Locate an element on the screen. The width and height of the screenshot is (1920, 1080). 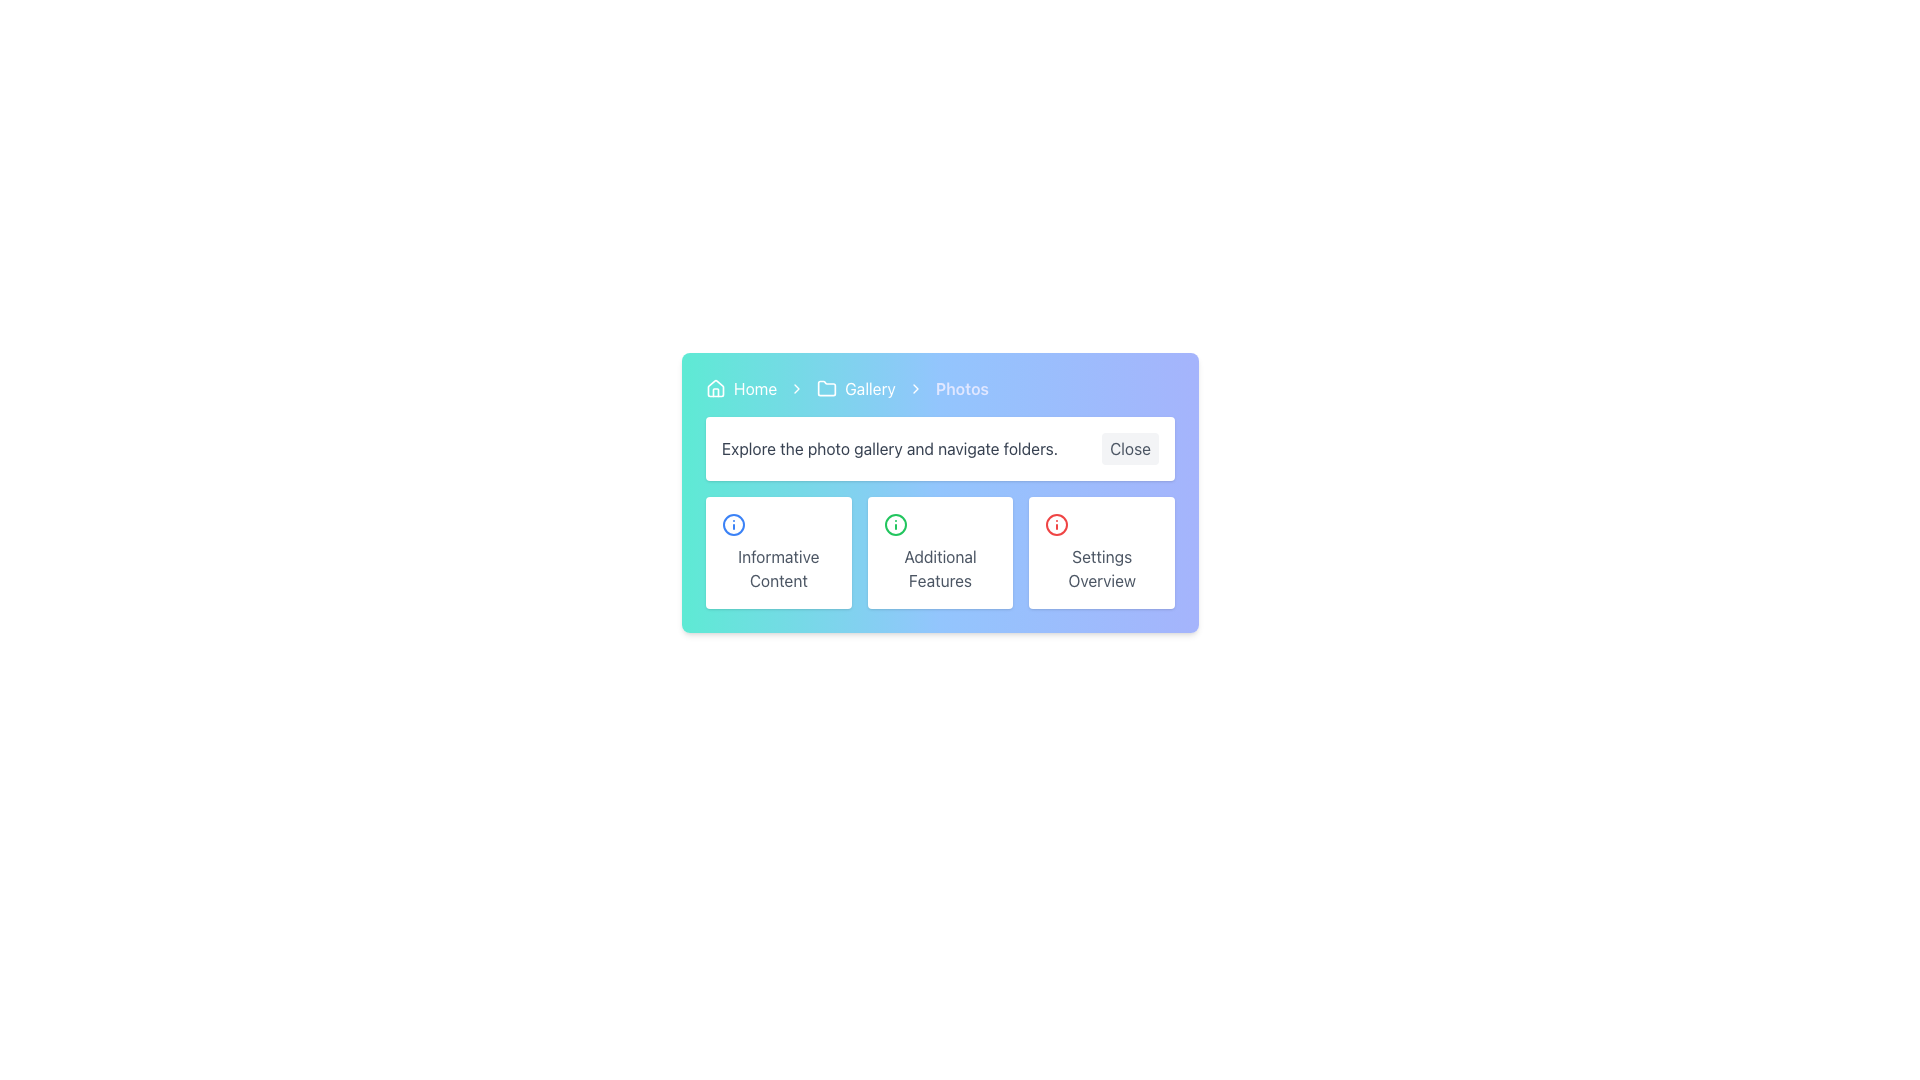
the home icon located to the left of the 'Home' label is located at coordinates (715, 389).